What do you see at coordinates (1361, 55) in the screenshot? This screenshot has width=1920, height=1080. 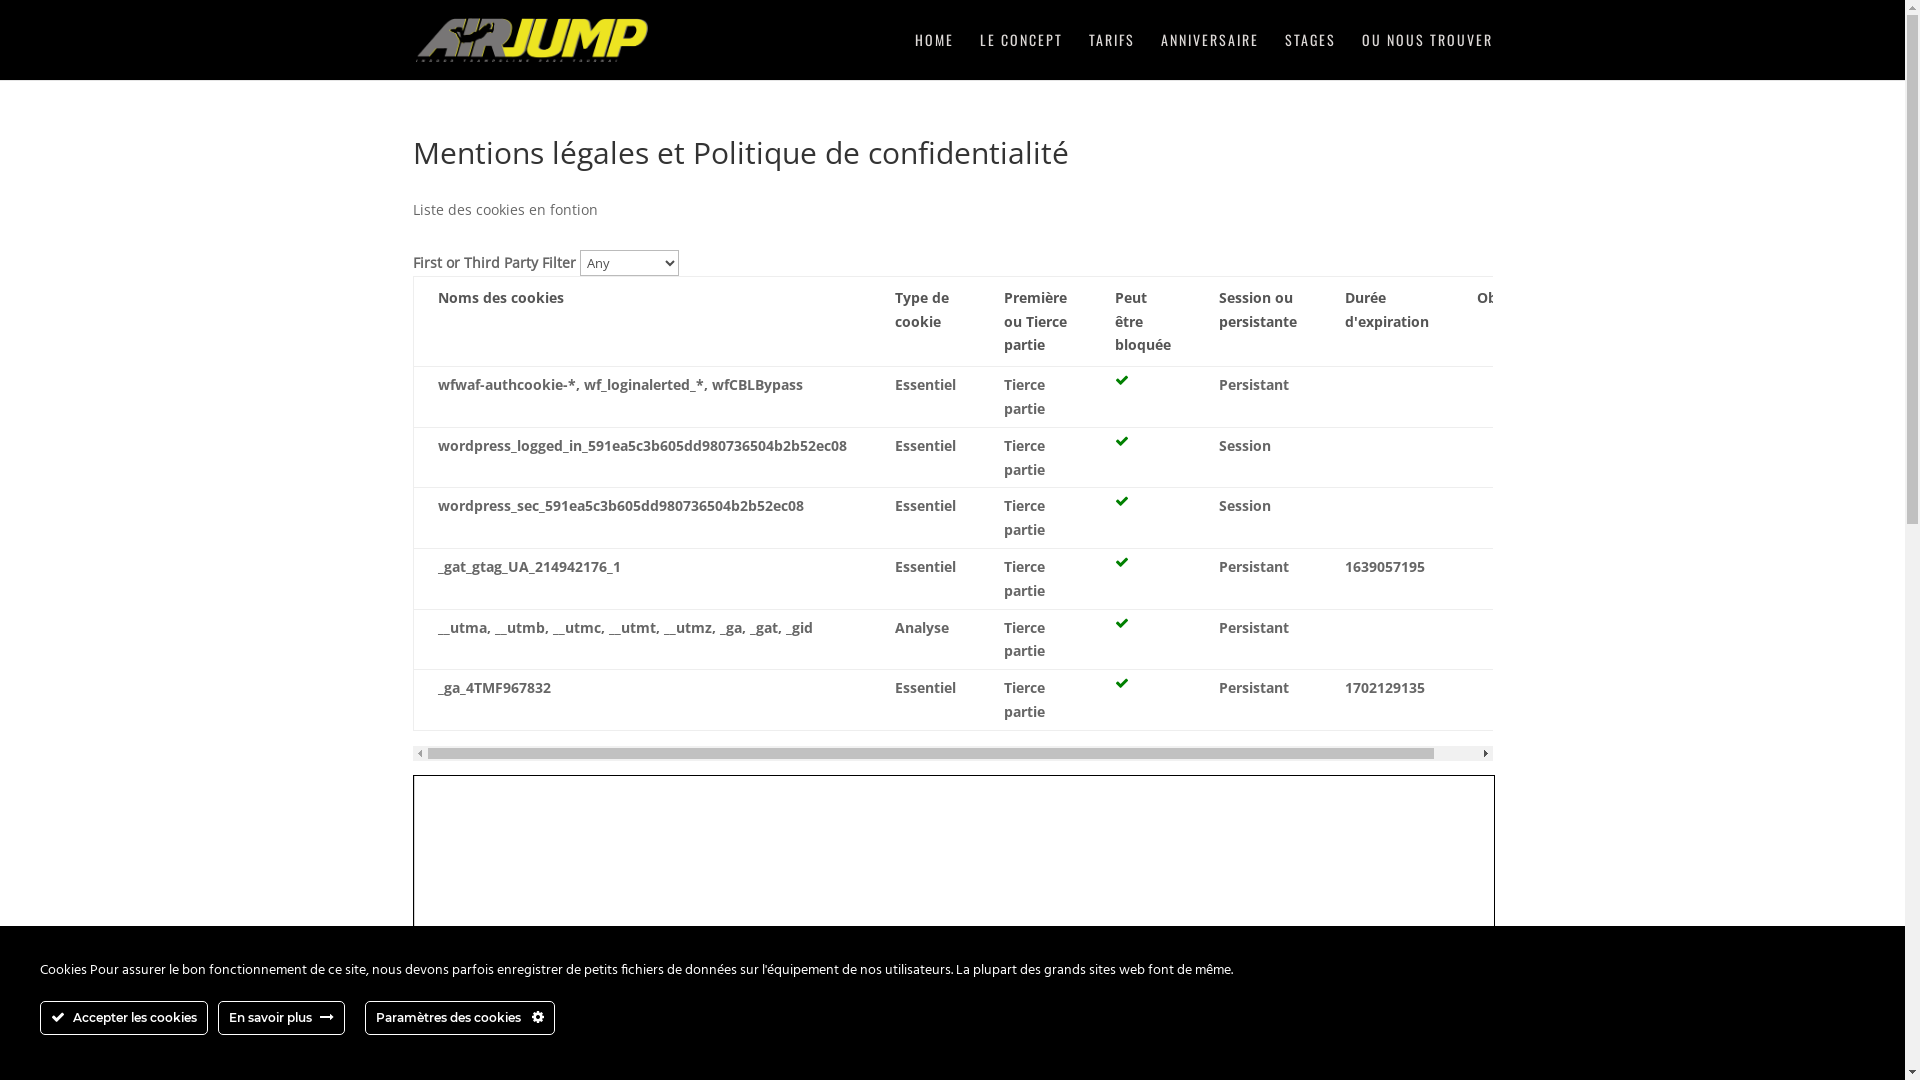 I see `'OU NOUS TROUVER'` at bounding box center [1361, 55].